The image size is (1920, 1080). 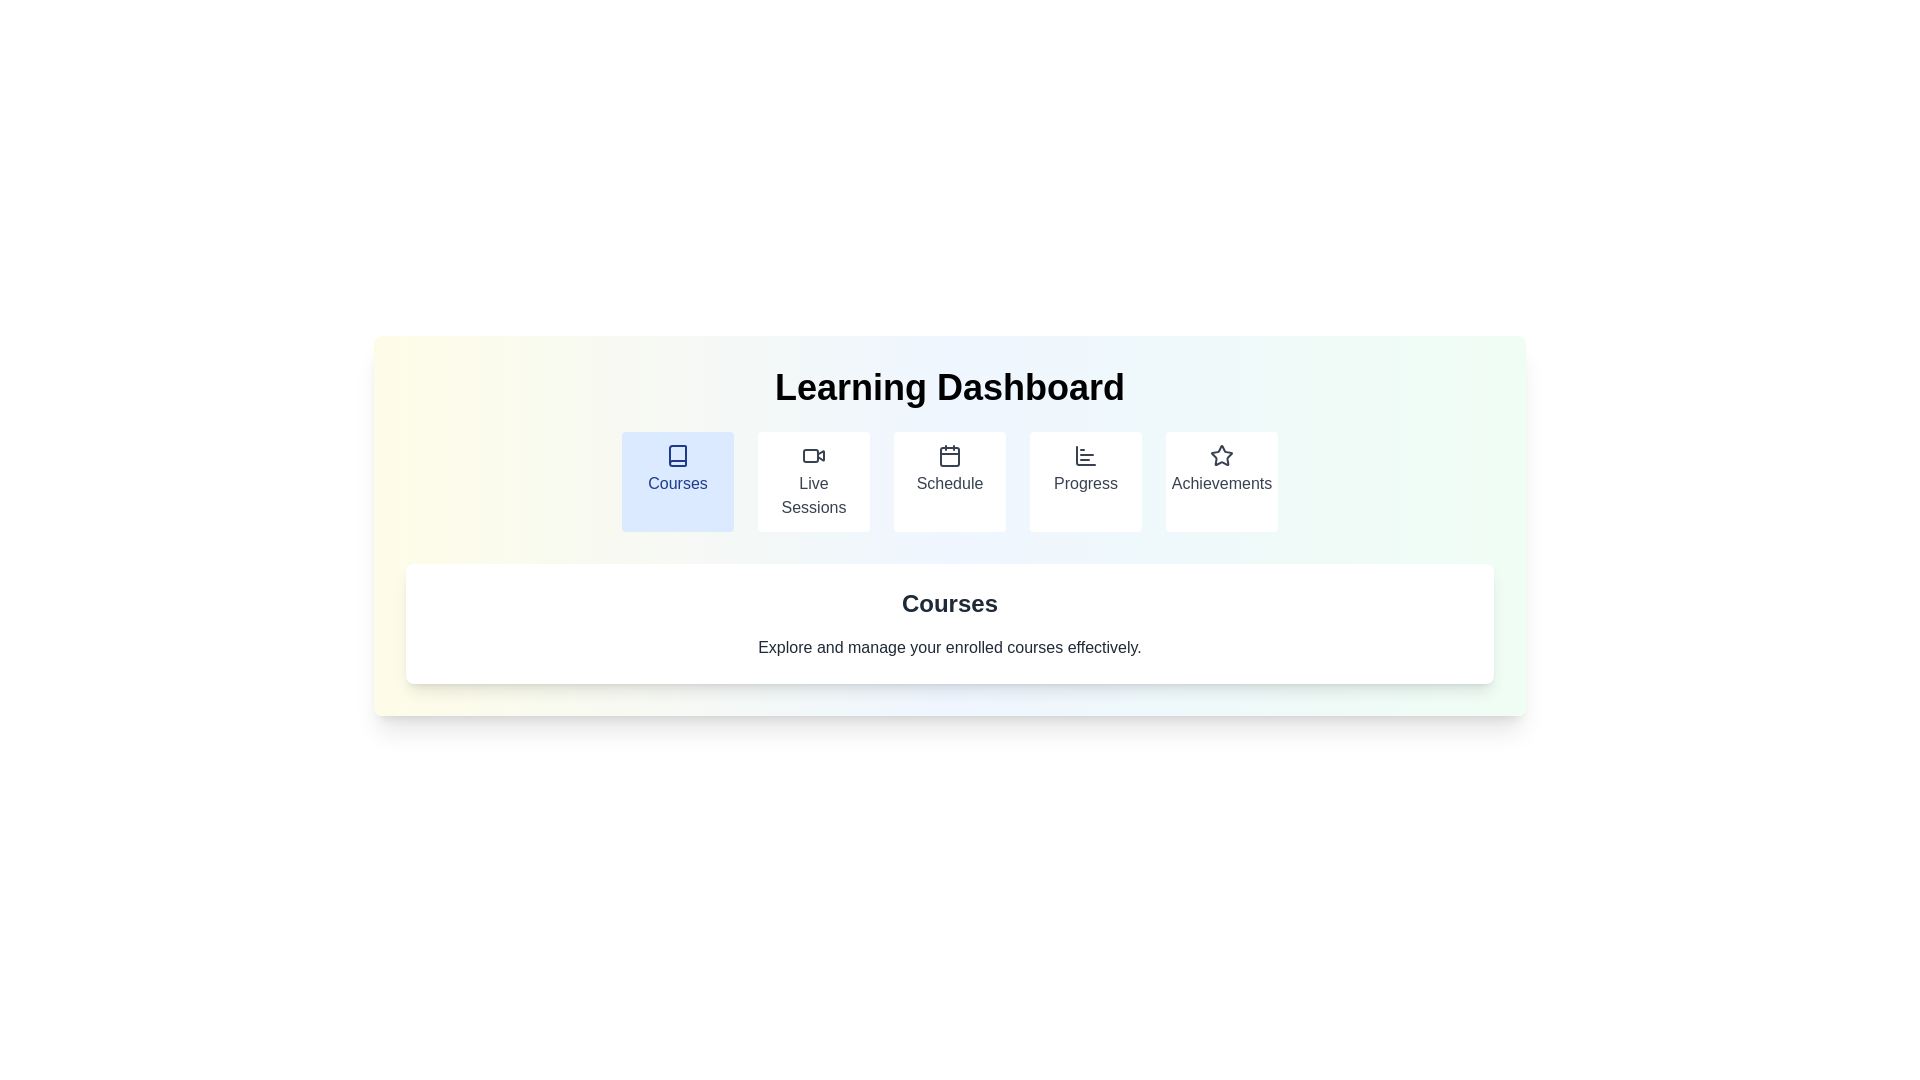 I want to click on the second button in the navigation section labeled 'Learning Dashboard', so click(x=814, y=482).